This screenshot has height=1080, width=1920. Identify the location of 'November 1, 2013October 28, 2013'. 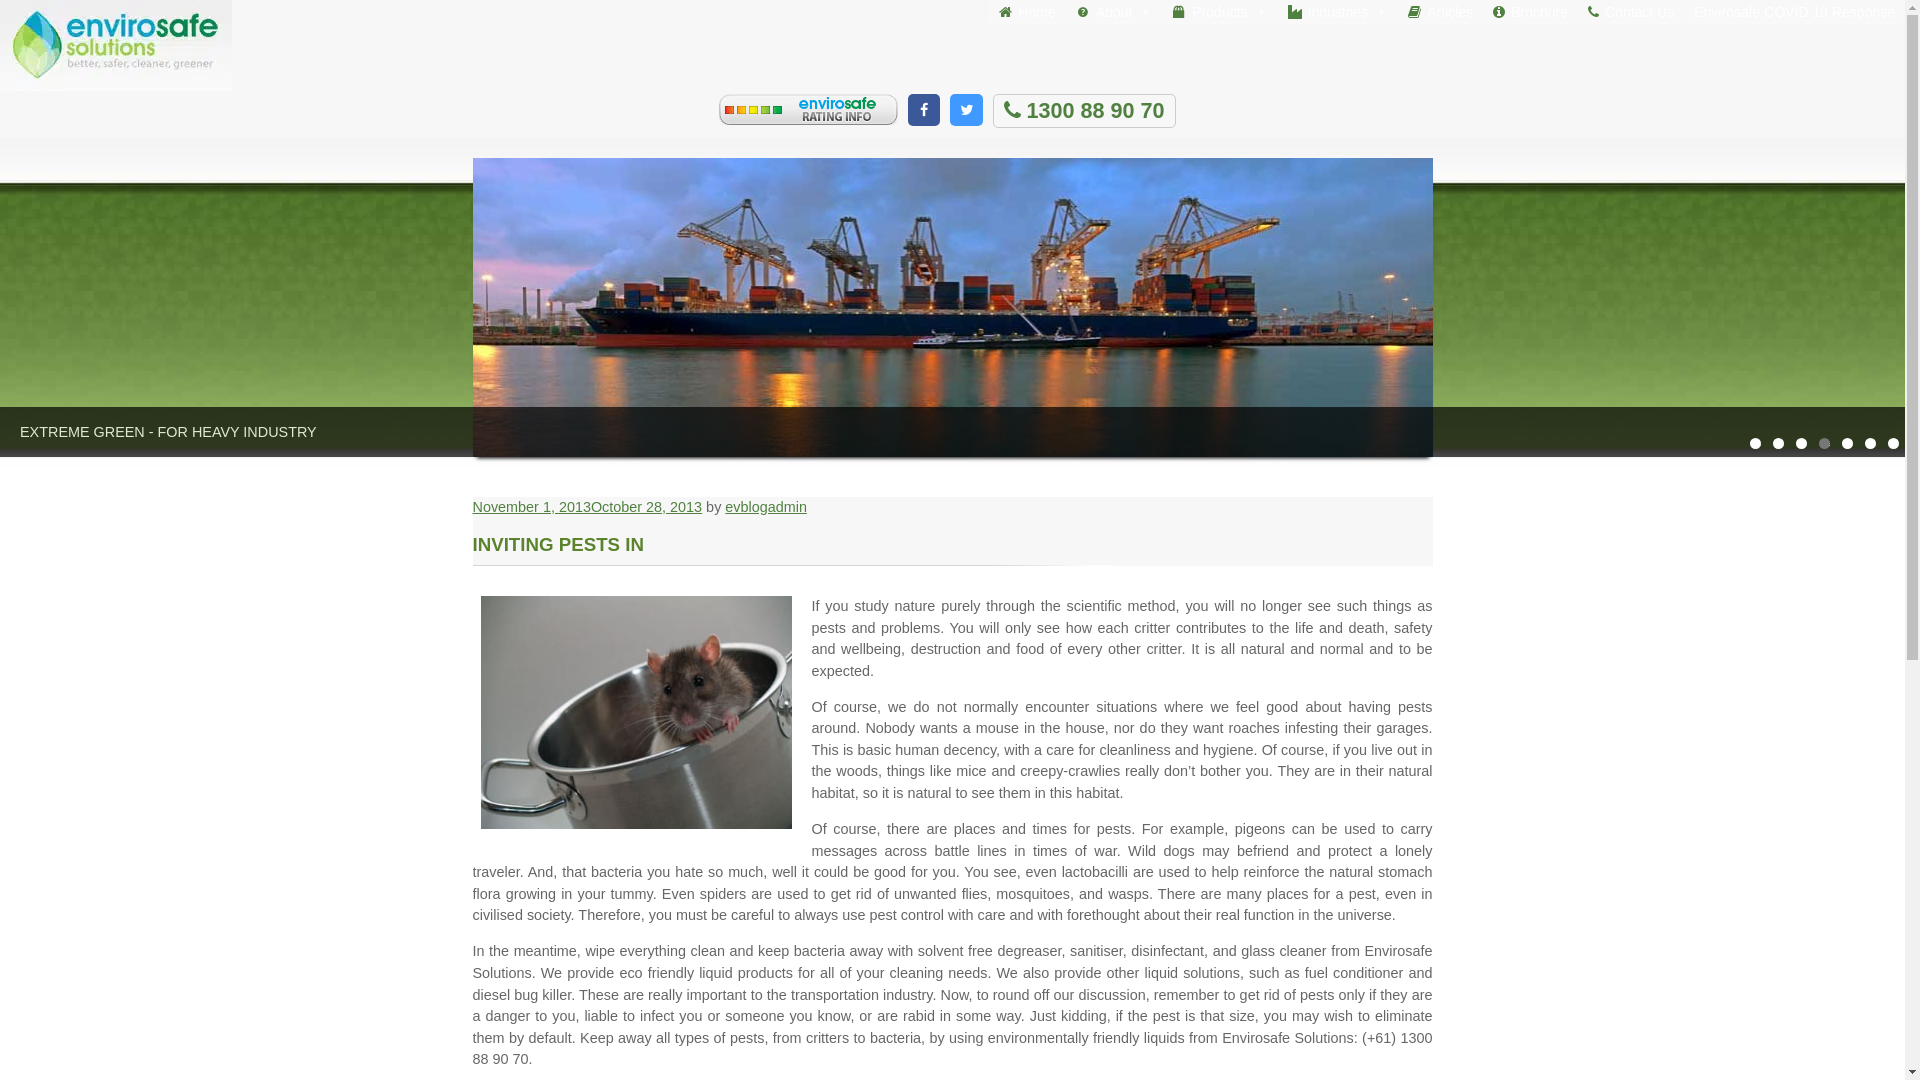
(585, 505).